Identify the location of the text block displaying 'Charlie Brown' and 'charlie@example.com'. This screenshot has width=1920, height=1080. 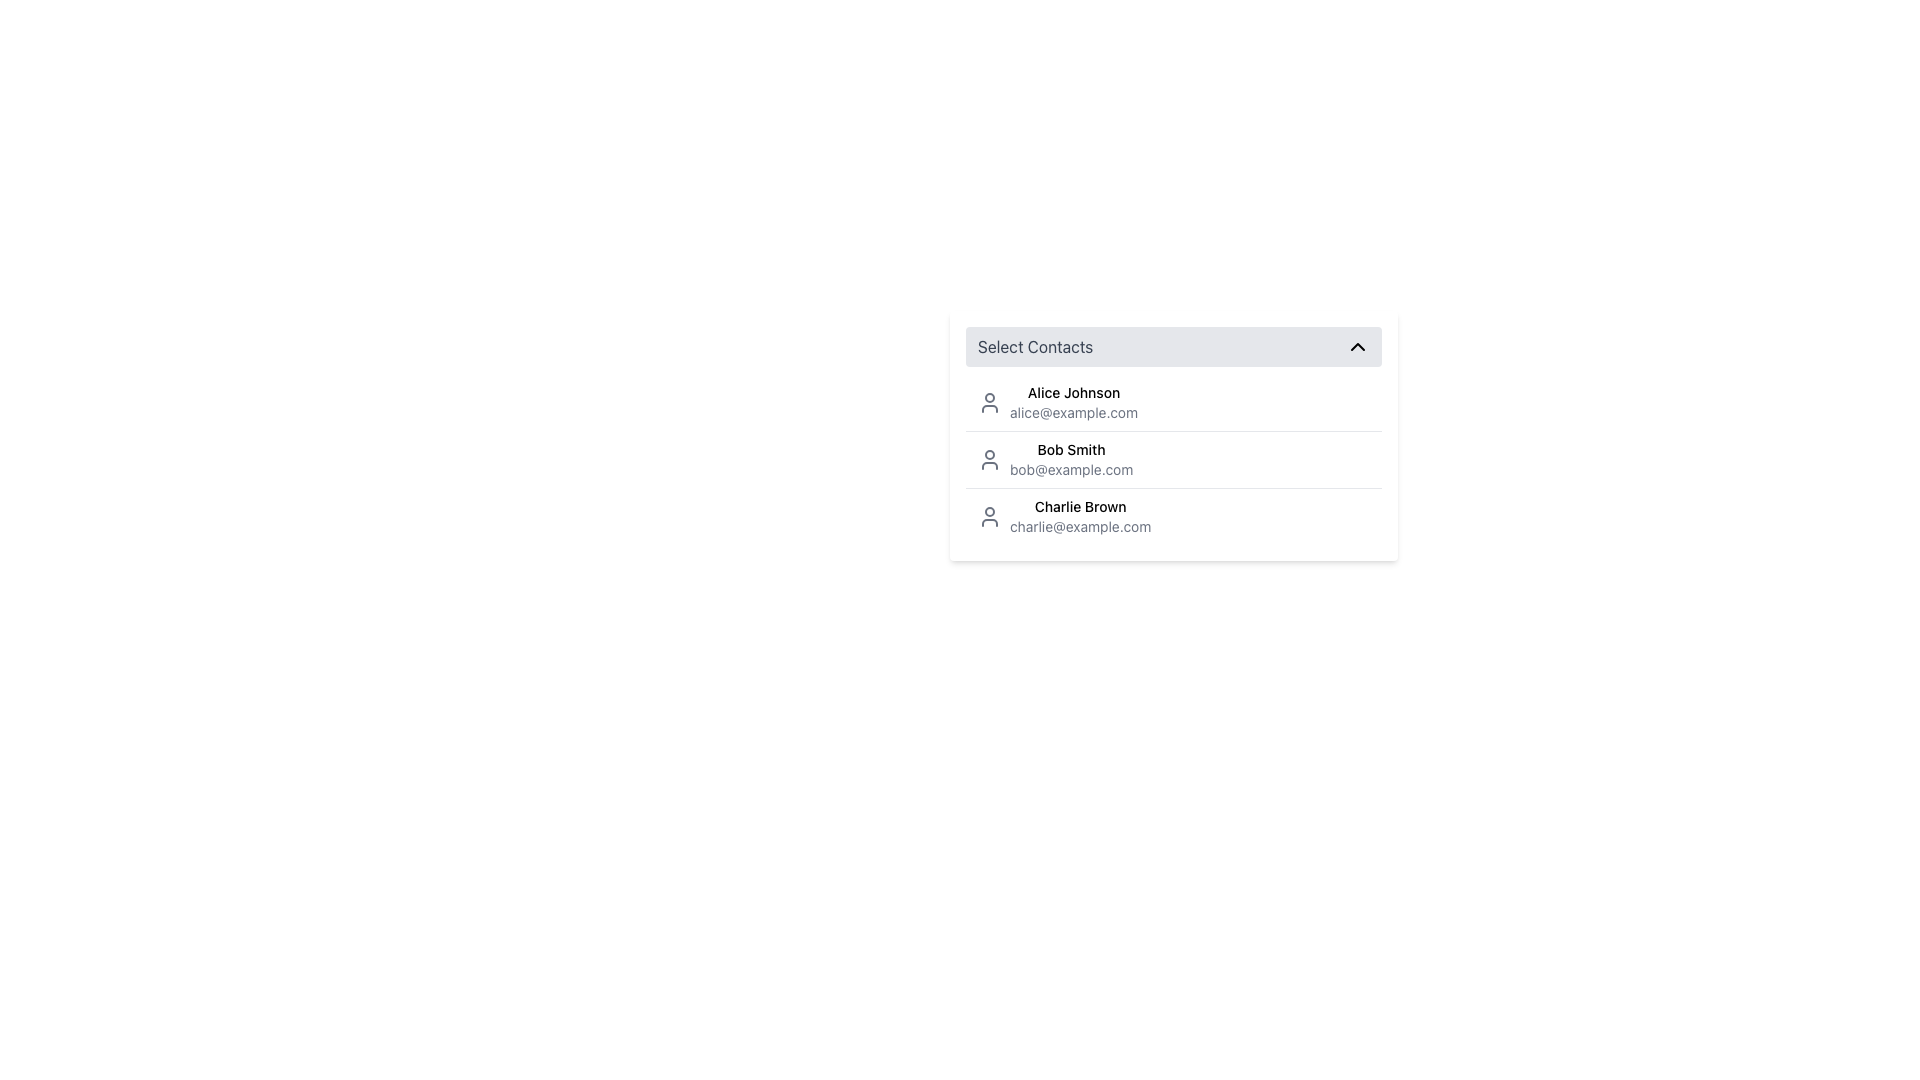
(1079, 515).